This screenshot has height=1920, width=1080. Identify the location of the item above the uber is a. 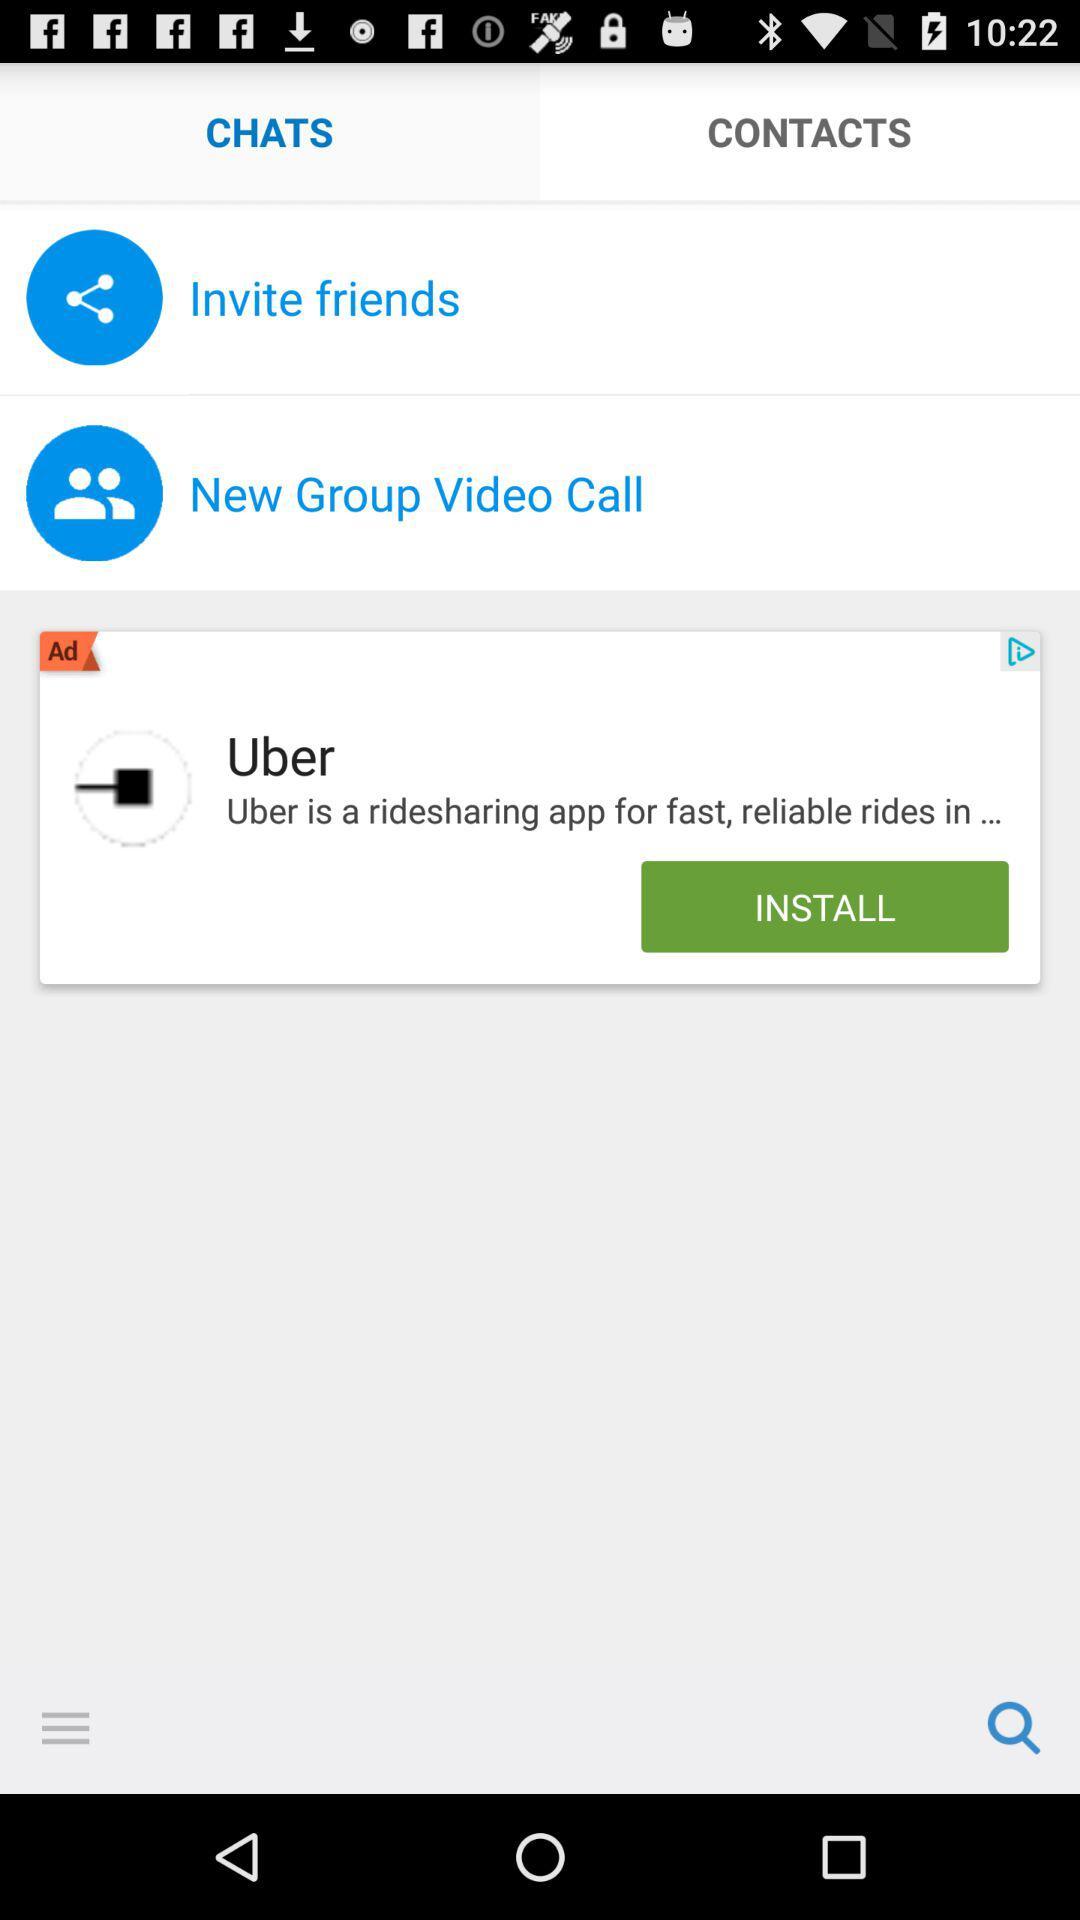
(1020, 651).